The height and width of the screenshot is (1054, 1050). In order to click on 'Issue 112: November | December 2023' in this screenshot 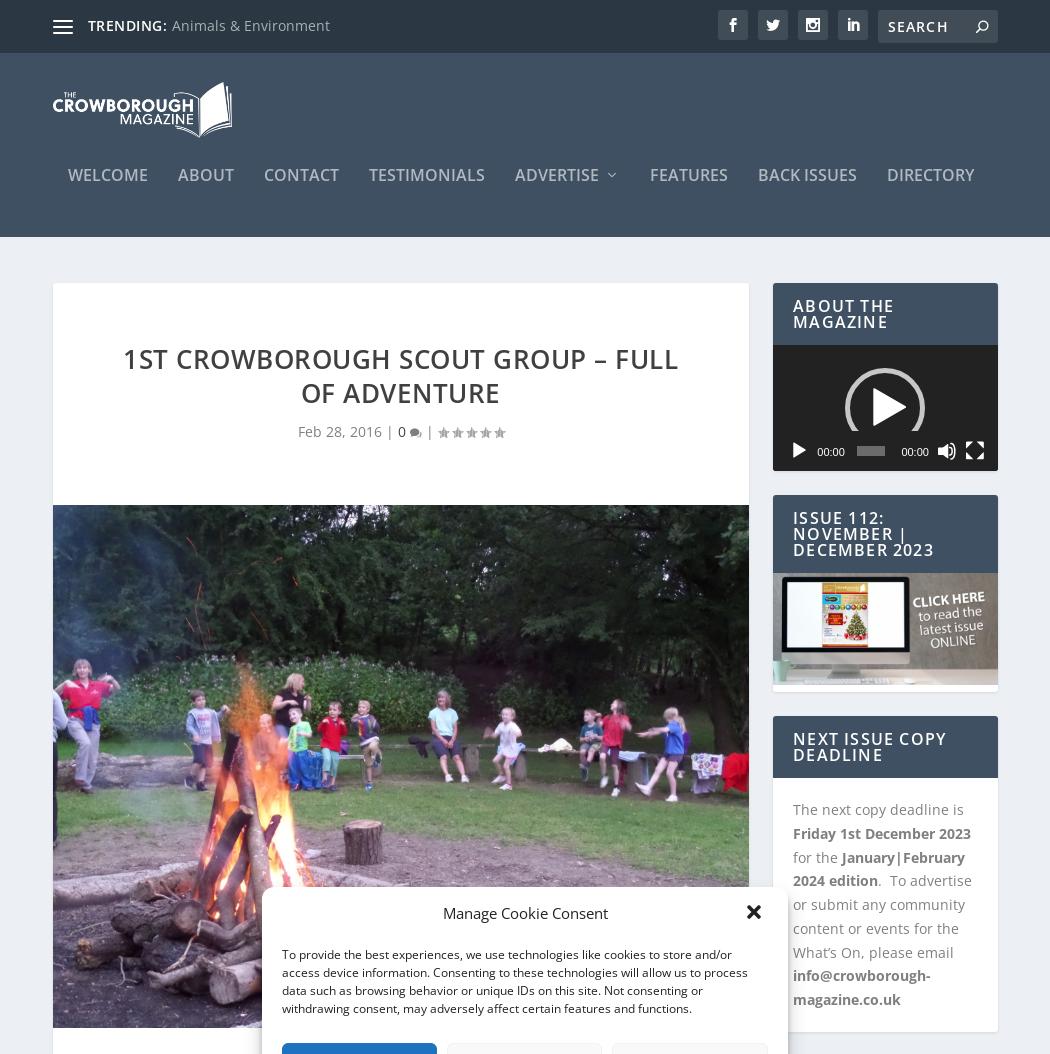, I will do `click(862, 523)`.